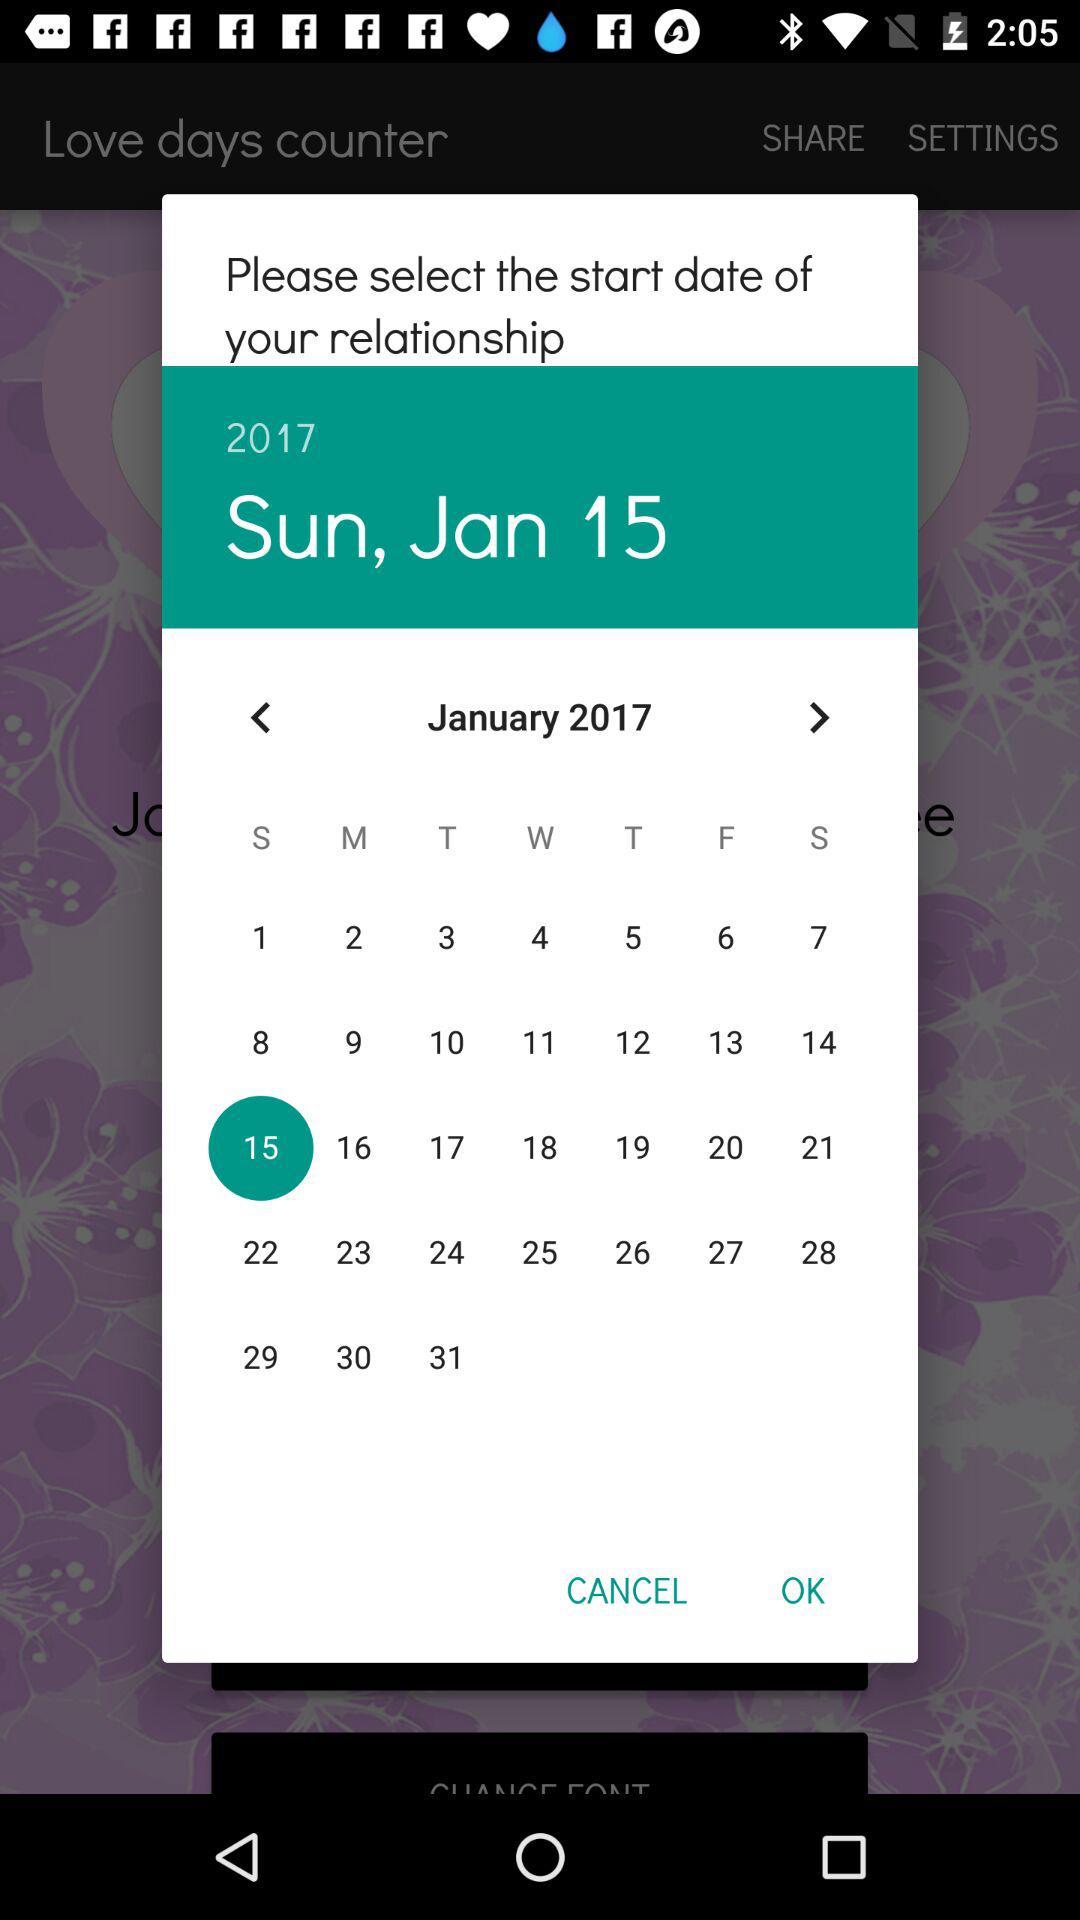 This screenshot has width=1080, height=1920. What do you see at coordinates (801, 1588) in the screenshot?
I see `the icon next to cancel item` at bounding box center [801, 1588].